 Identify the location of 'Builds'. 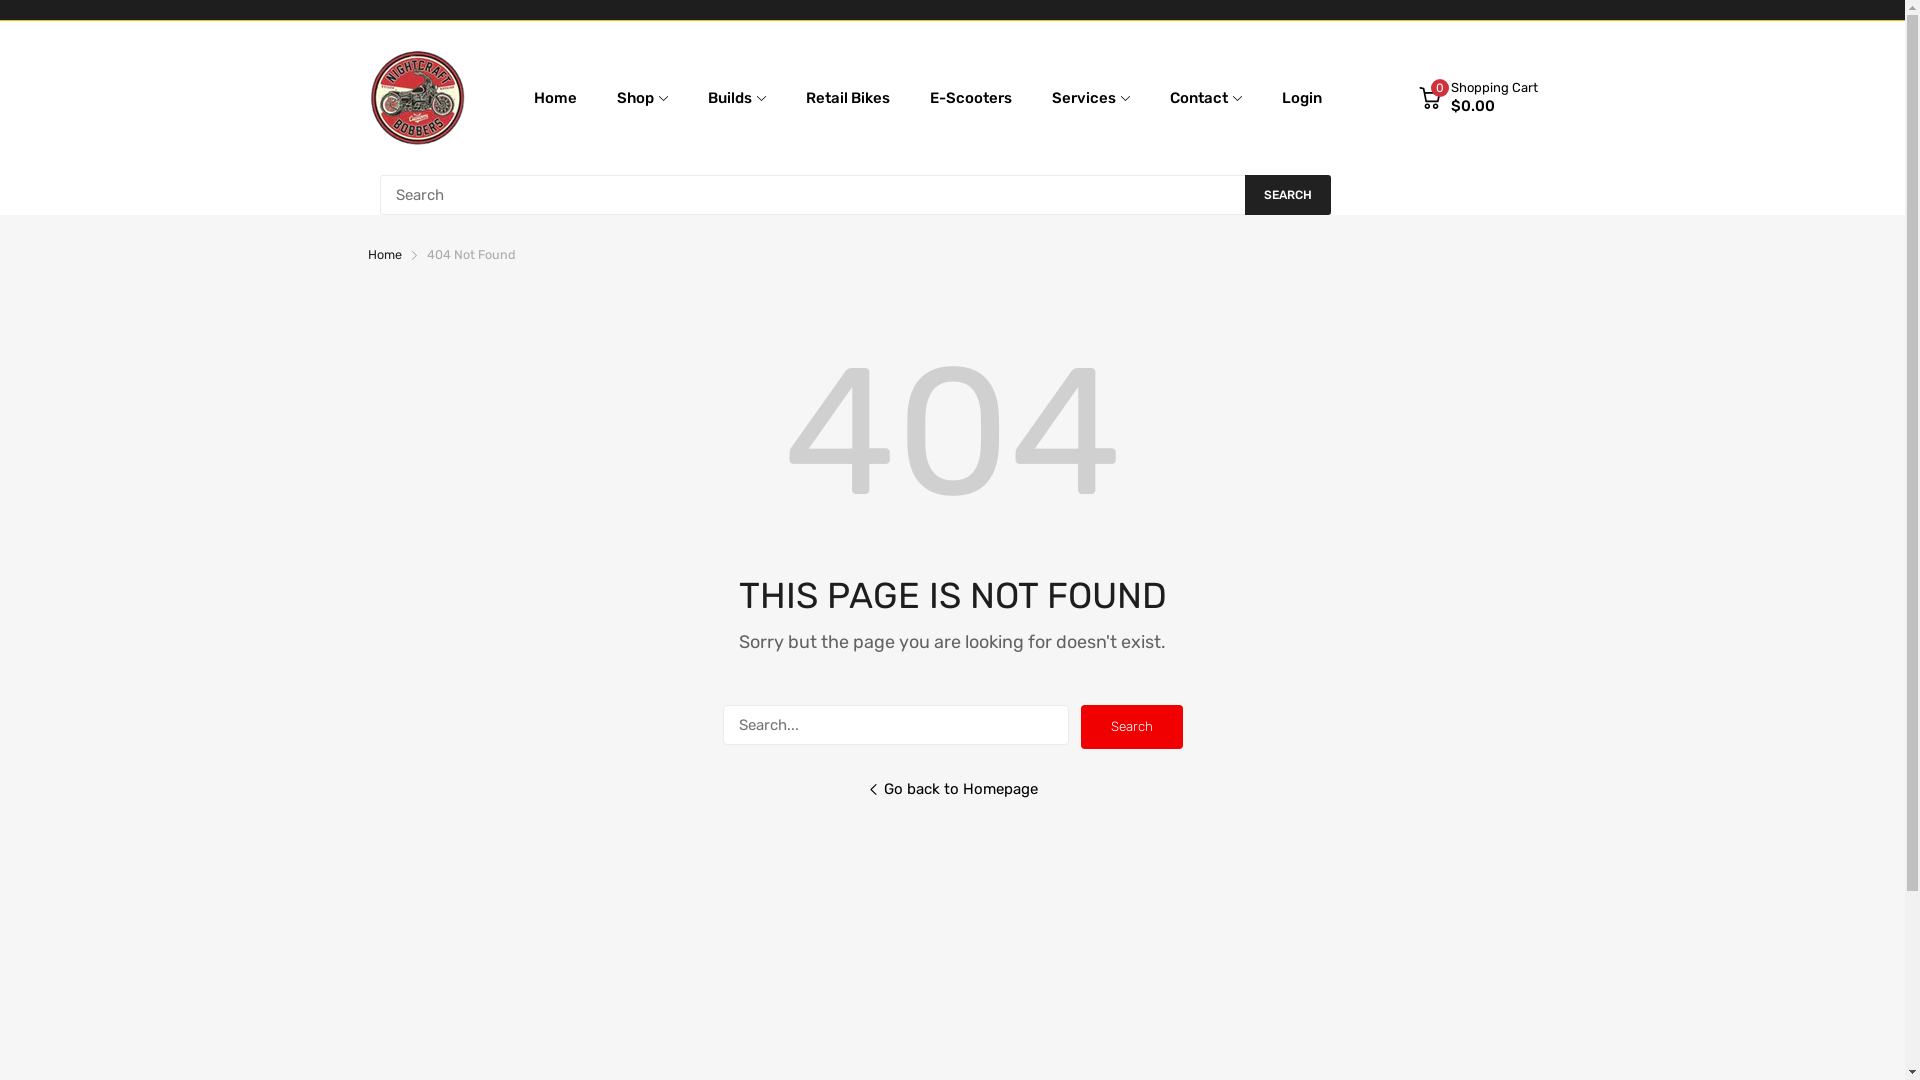
(708, 97).